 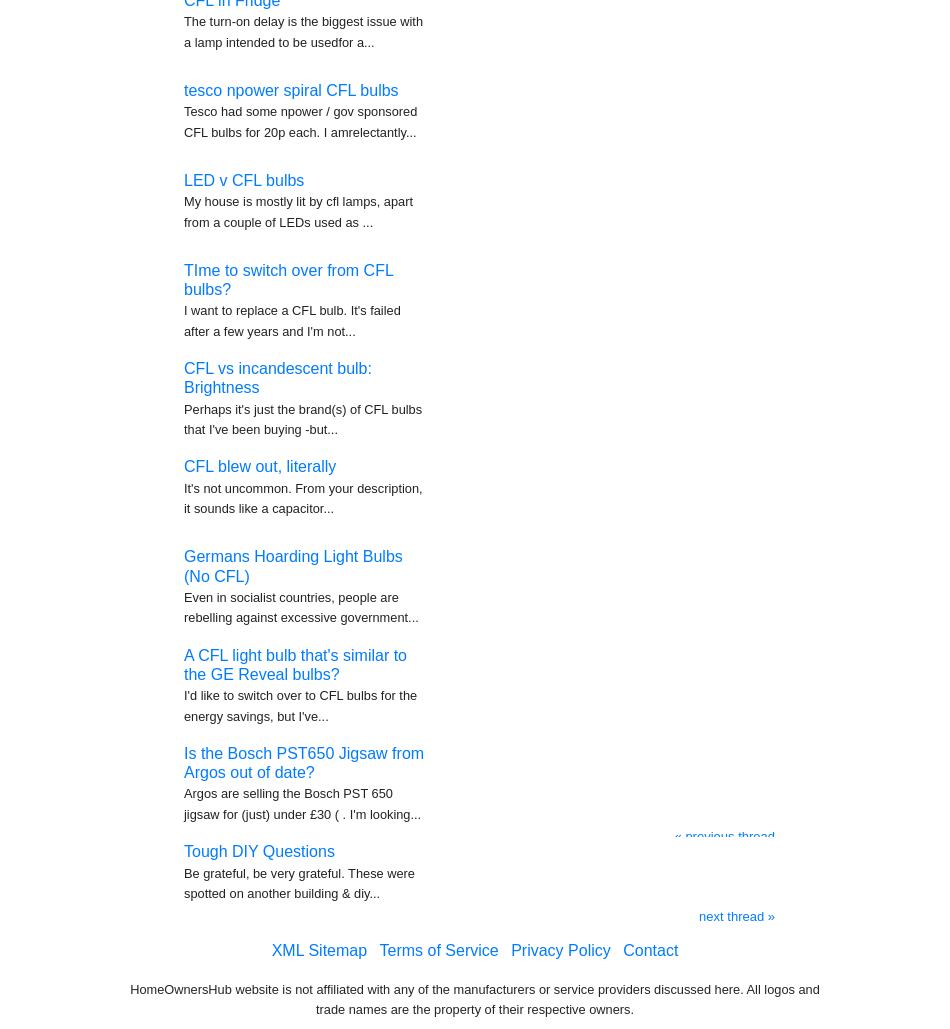 I want to click on 'I want to replace a CFL bulb.  It's failed after a few years and I'm not...', so click(x=291, y=311).